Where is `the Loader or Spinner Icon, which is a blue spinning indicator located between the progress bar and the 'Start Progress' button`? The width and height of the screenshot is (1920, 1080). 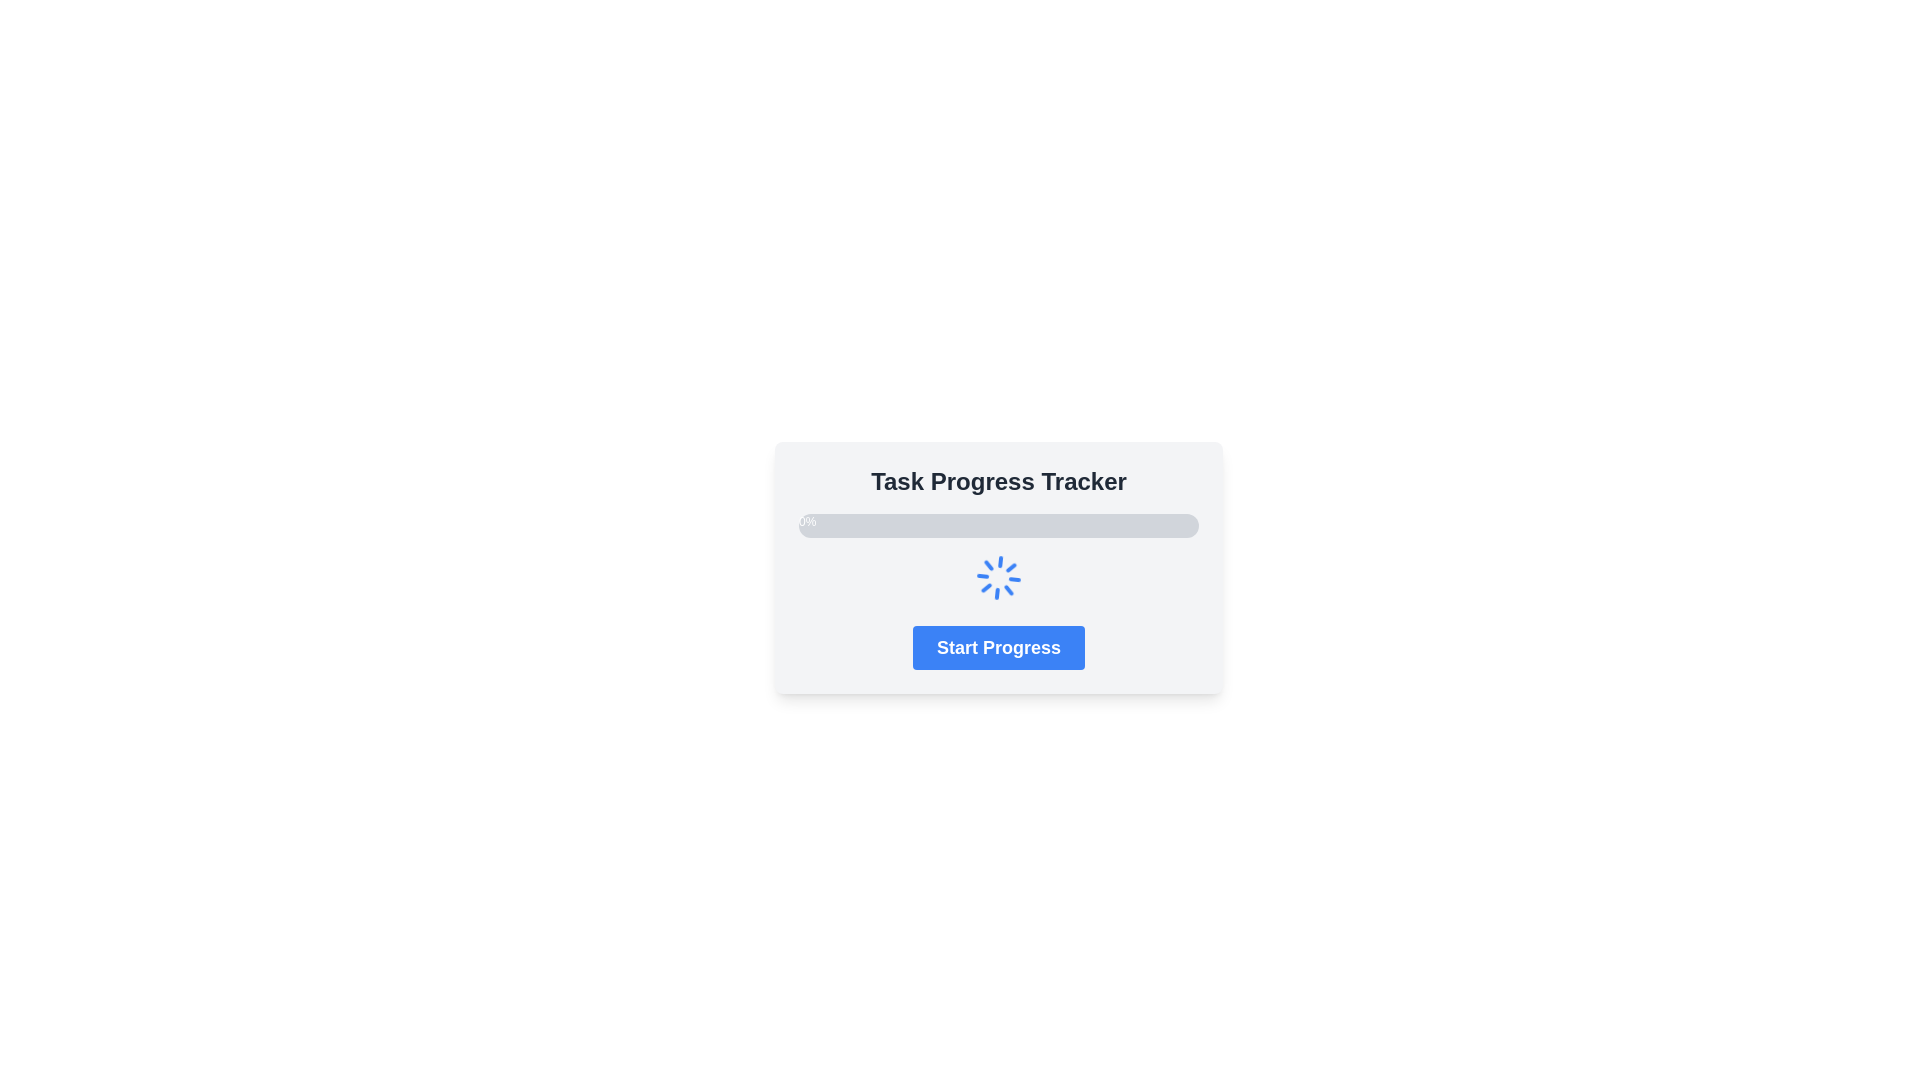
the Loader or Spinner Icon, which is a blue spinning indicator located between the progress bar and the 'Start Progress' button is located at coordinates (998, 578).